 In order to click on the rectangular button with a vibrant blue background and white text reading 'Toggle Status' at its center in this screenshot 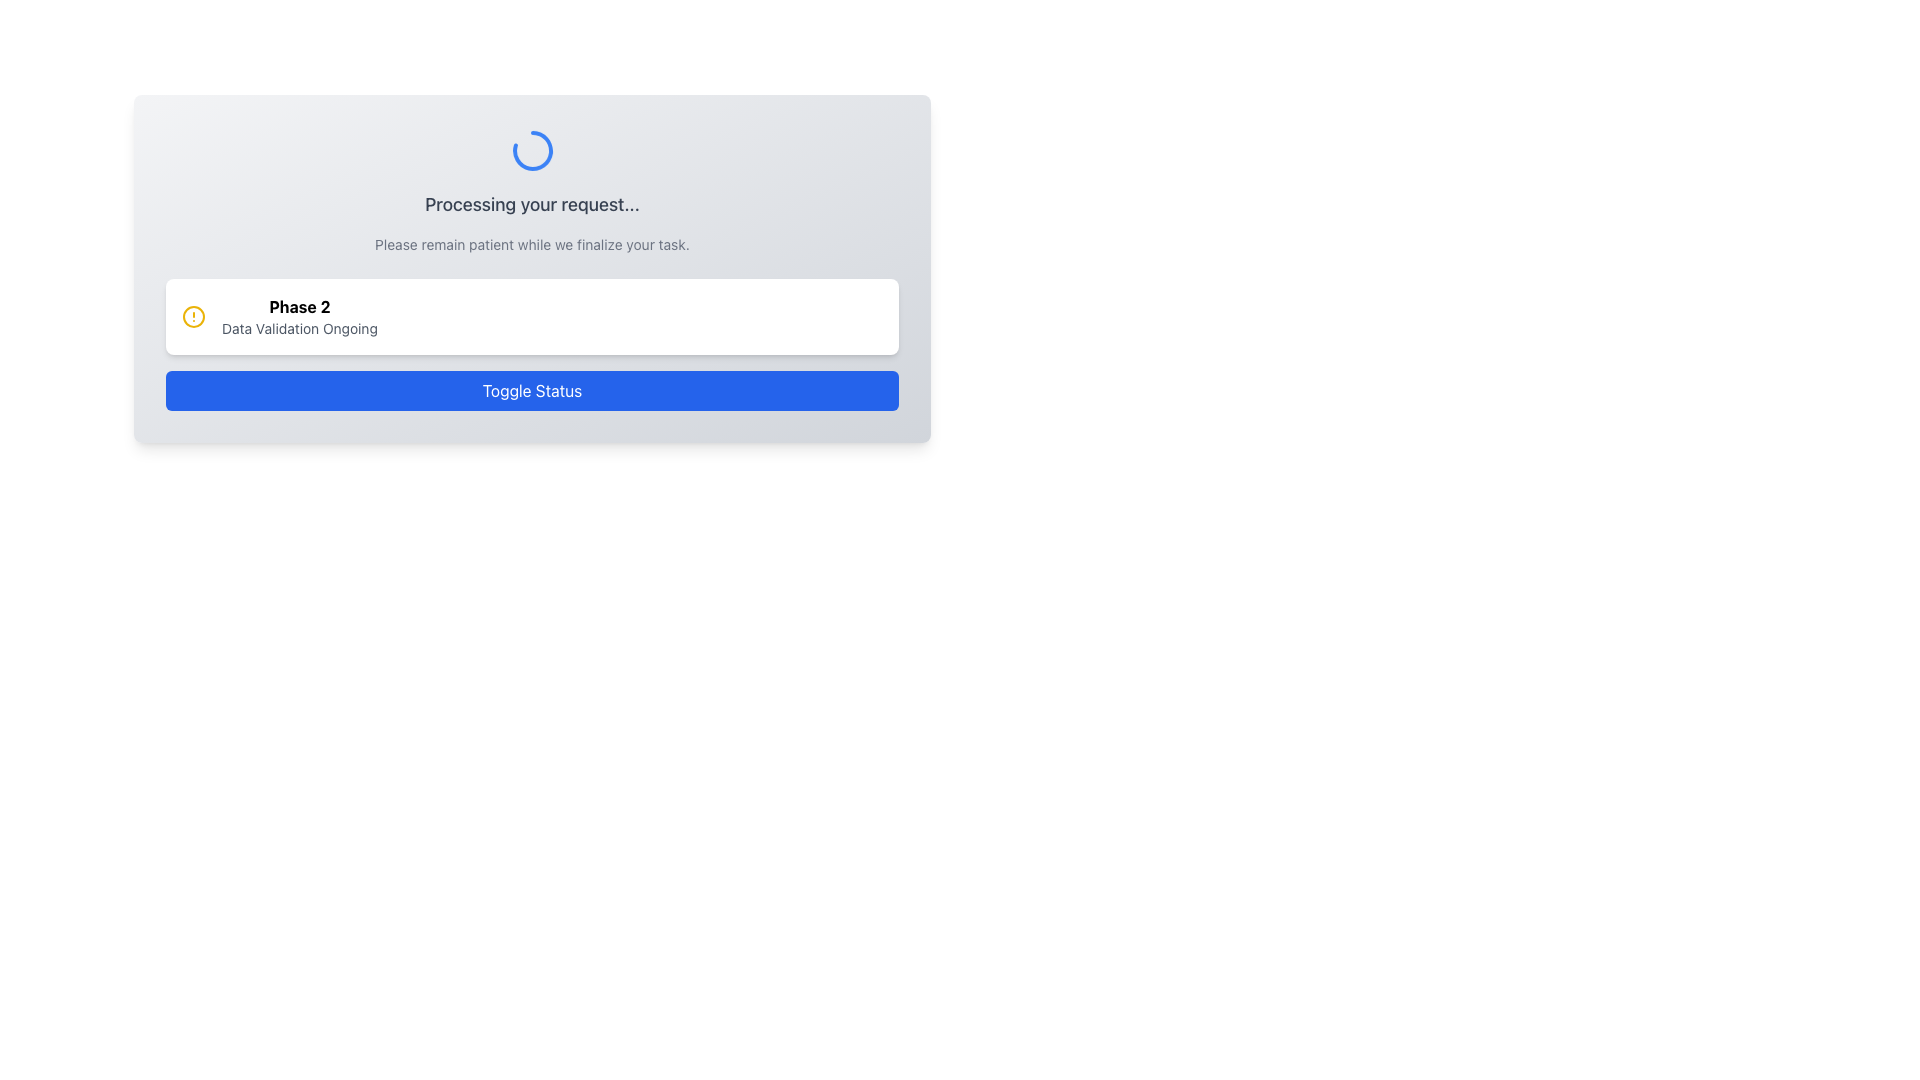, I will do `click(532, 390)`.